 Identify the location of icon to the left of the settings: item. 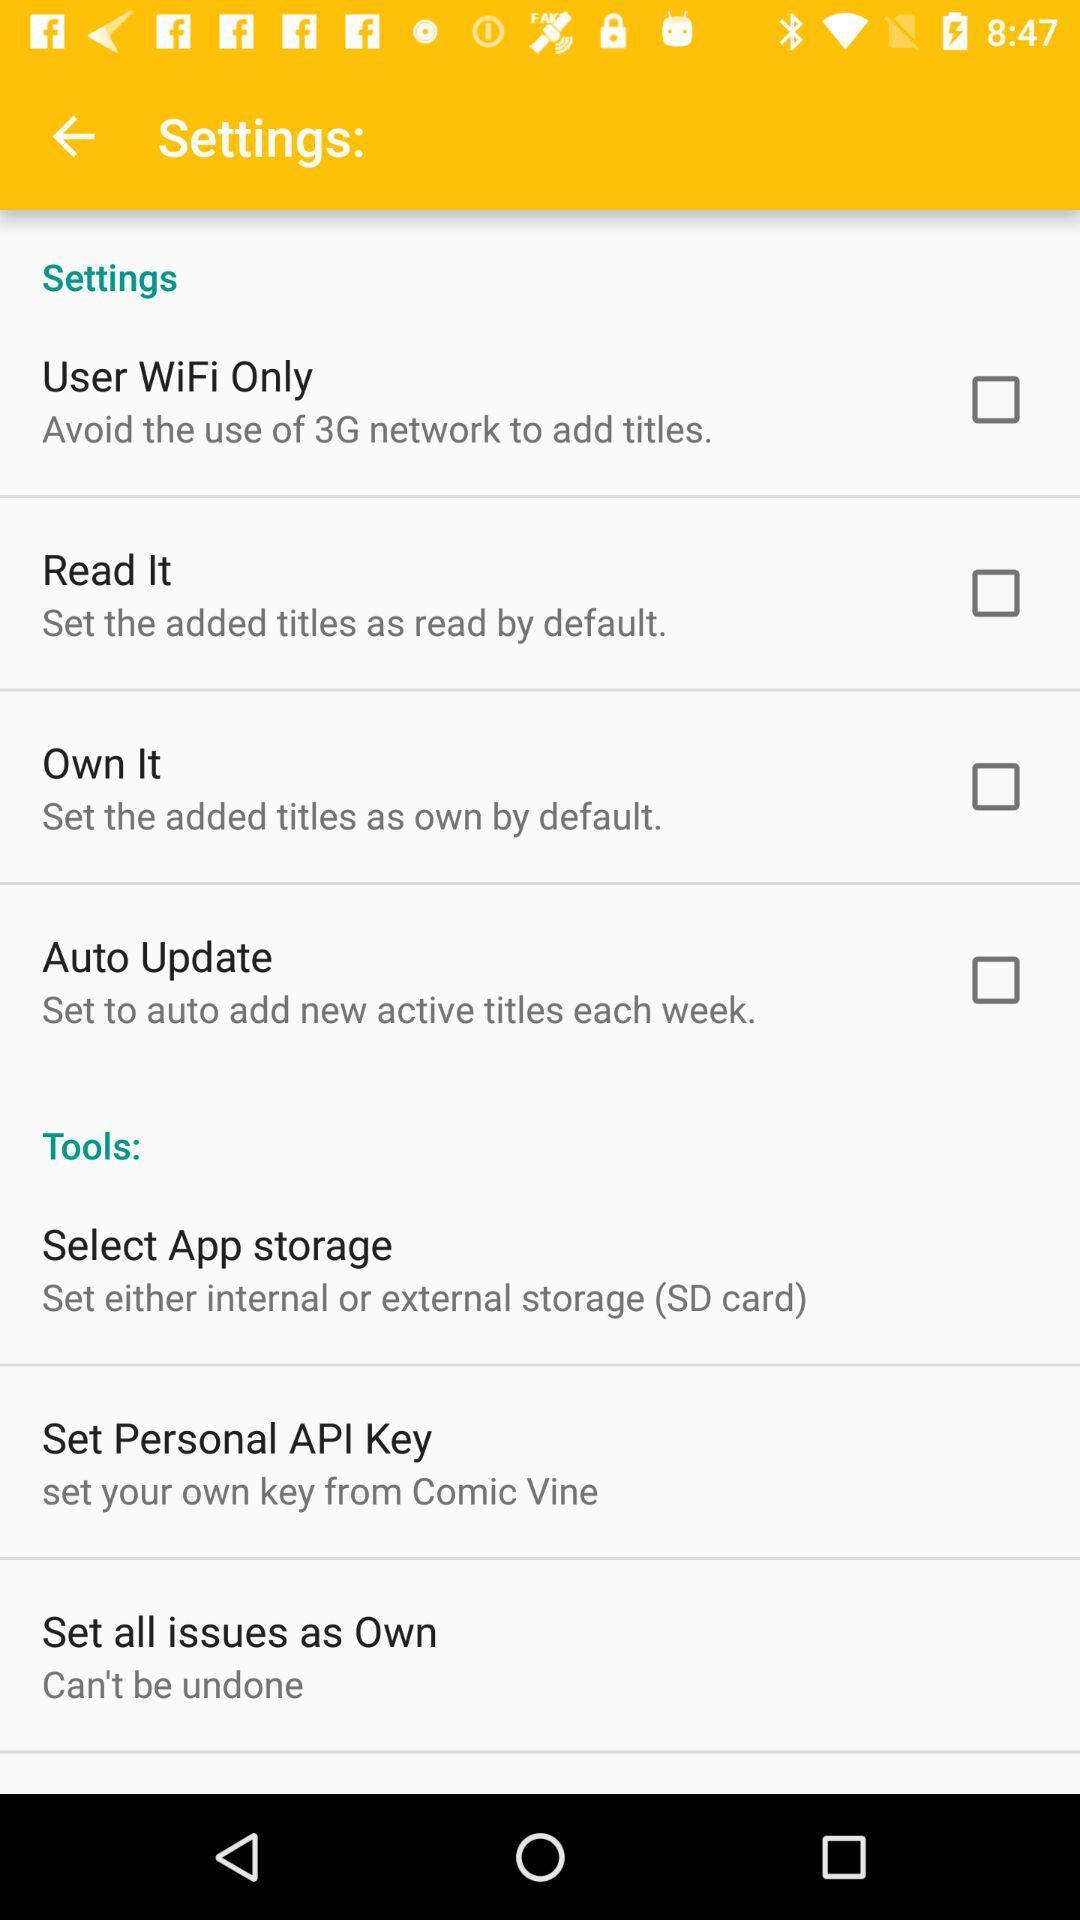
(72, 135).